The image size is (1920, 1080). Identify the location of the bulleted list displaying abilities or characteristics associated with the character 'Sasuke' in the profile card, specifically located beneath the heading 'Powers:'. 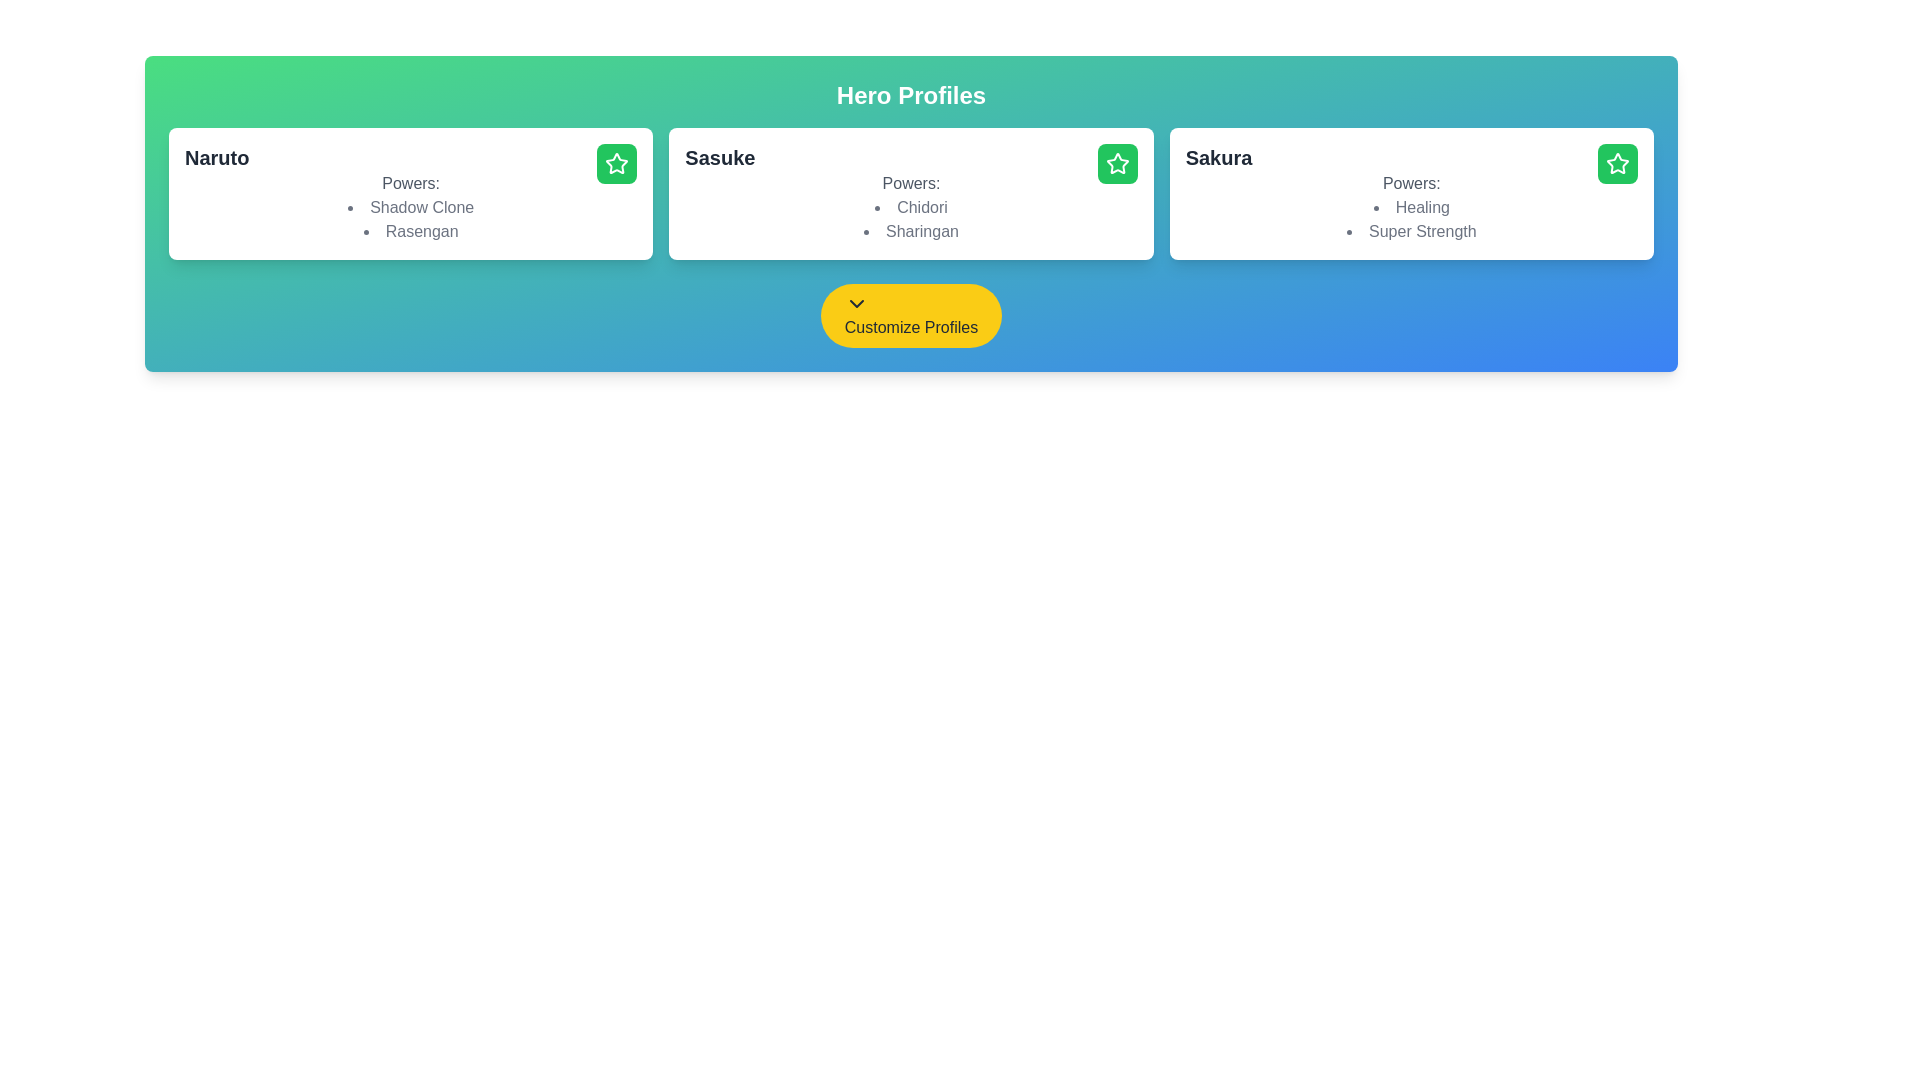
(910, 219).